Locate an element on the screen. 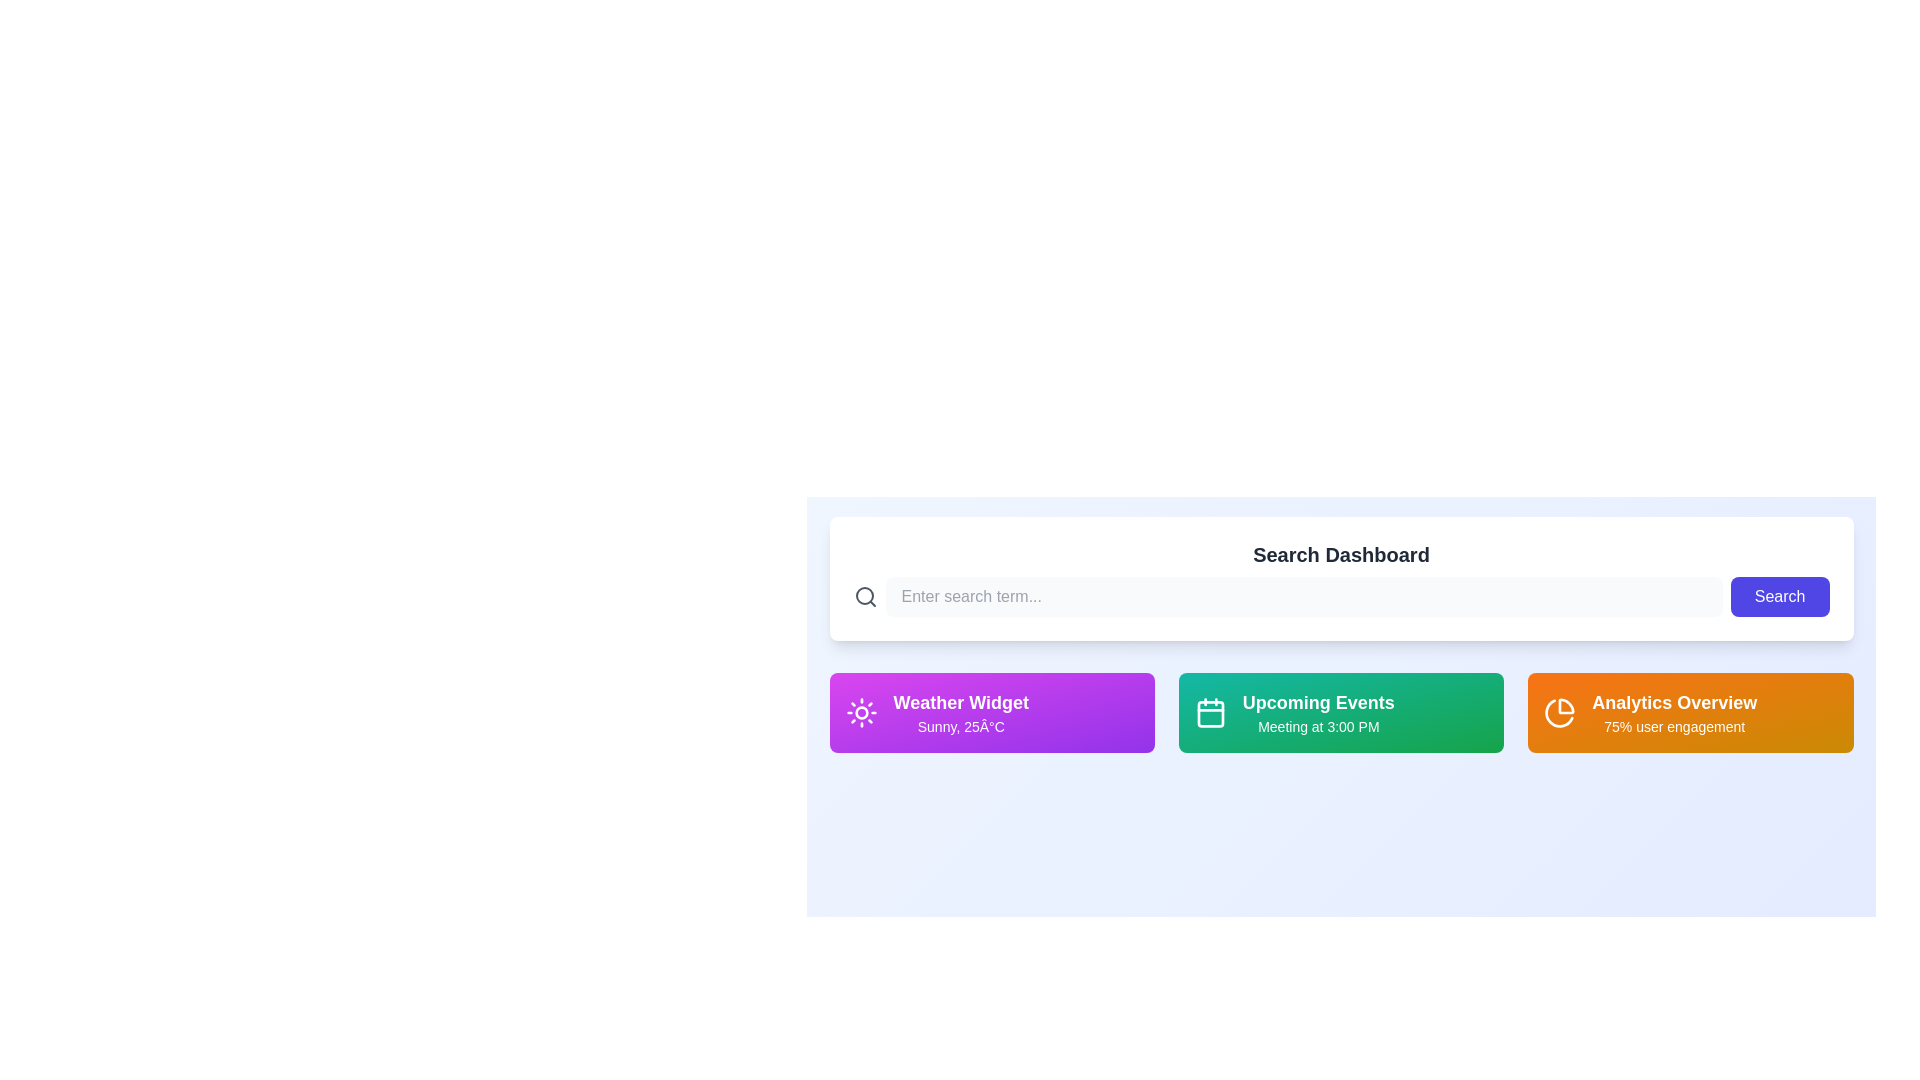  the SVG search icon located on the left side inside the search bar section, which serves as a visual cue for searching is located at coordinates (865, 596).